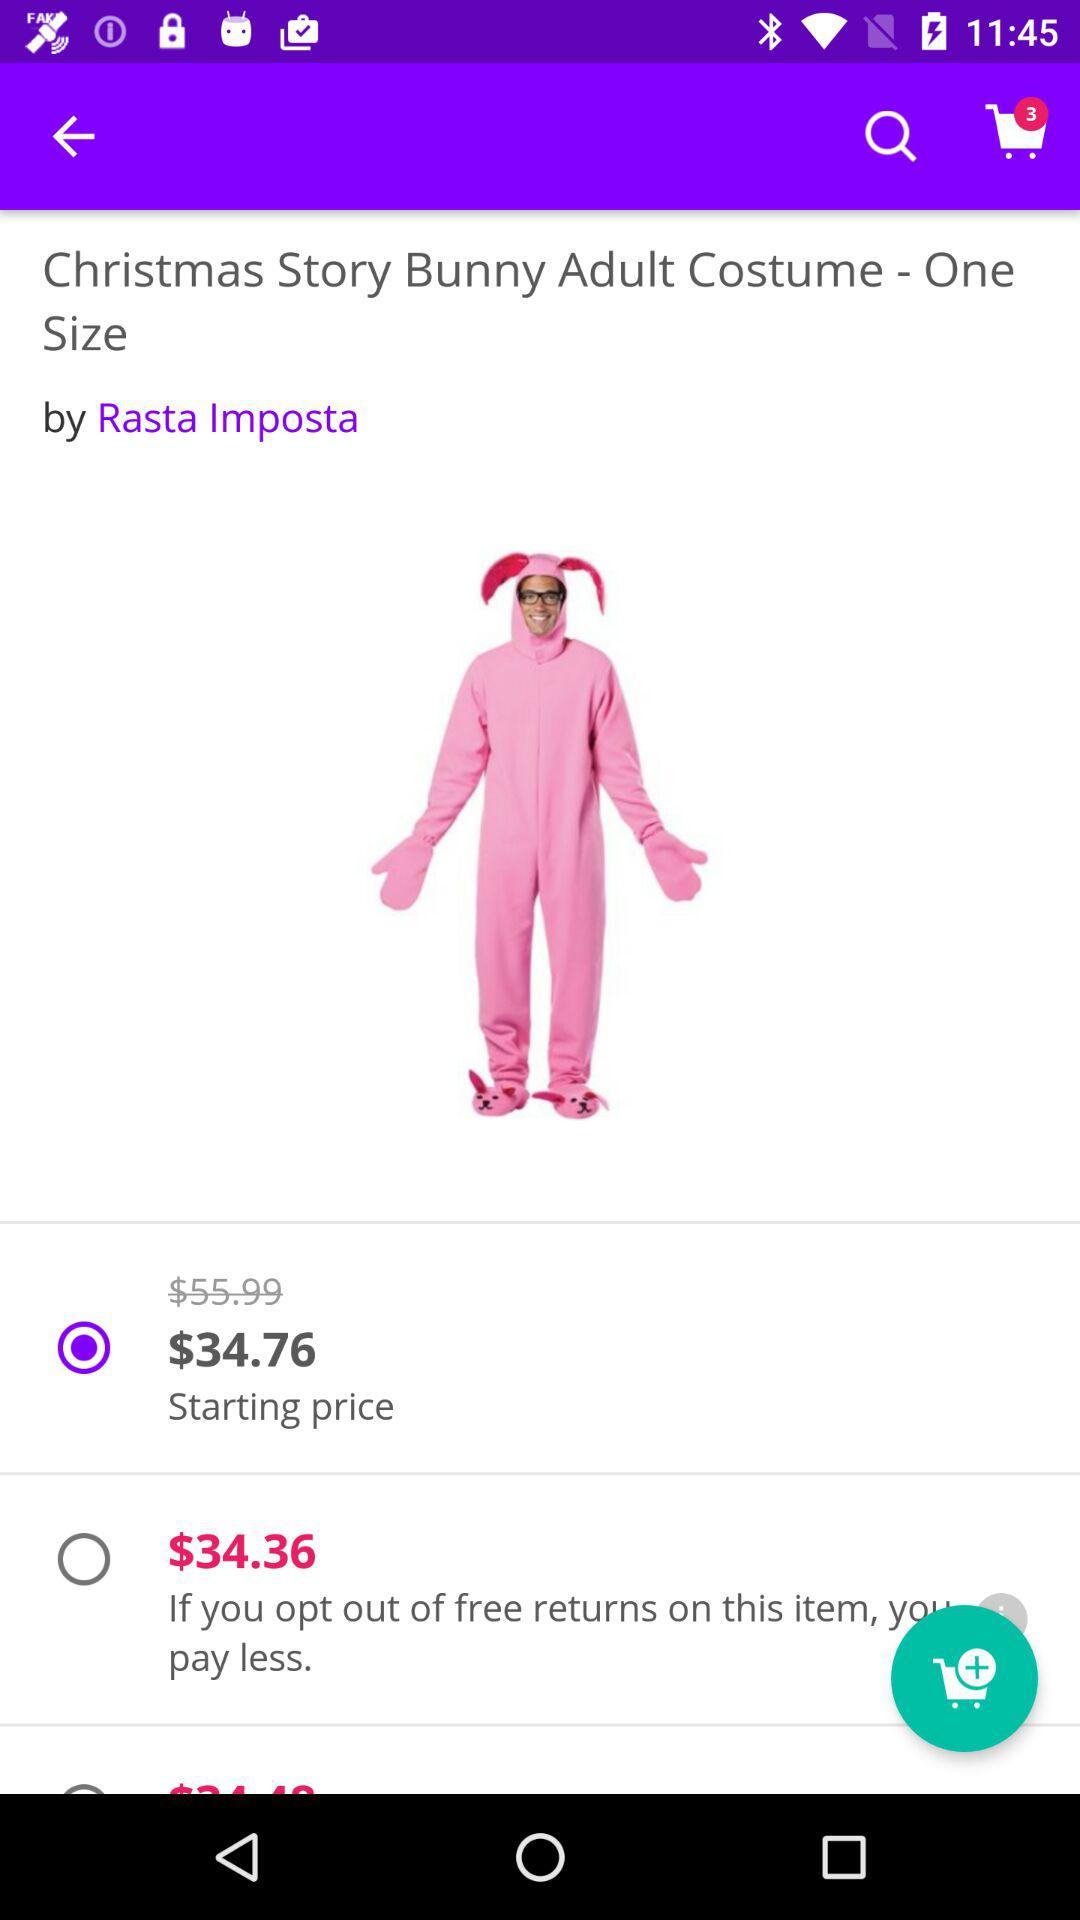 This screenshot has height=1920, width=1080. What do you see at coordinates (963, 1678) in the screenshot?
I see `the cart icon` at bounding box center [963, 1678].